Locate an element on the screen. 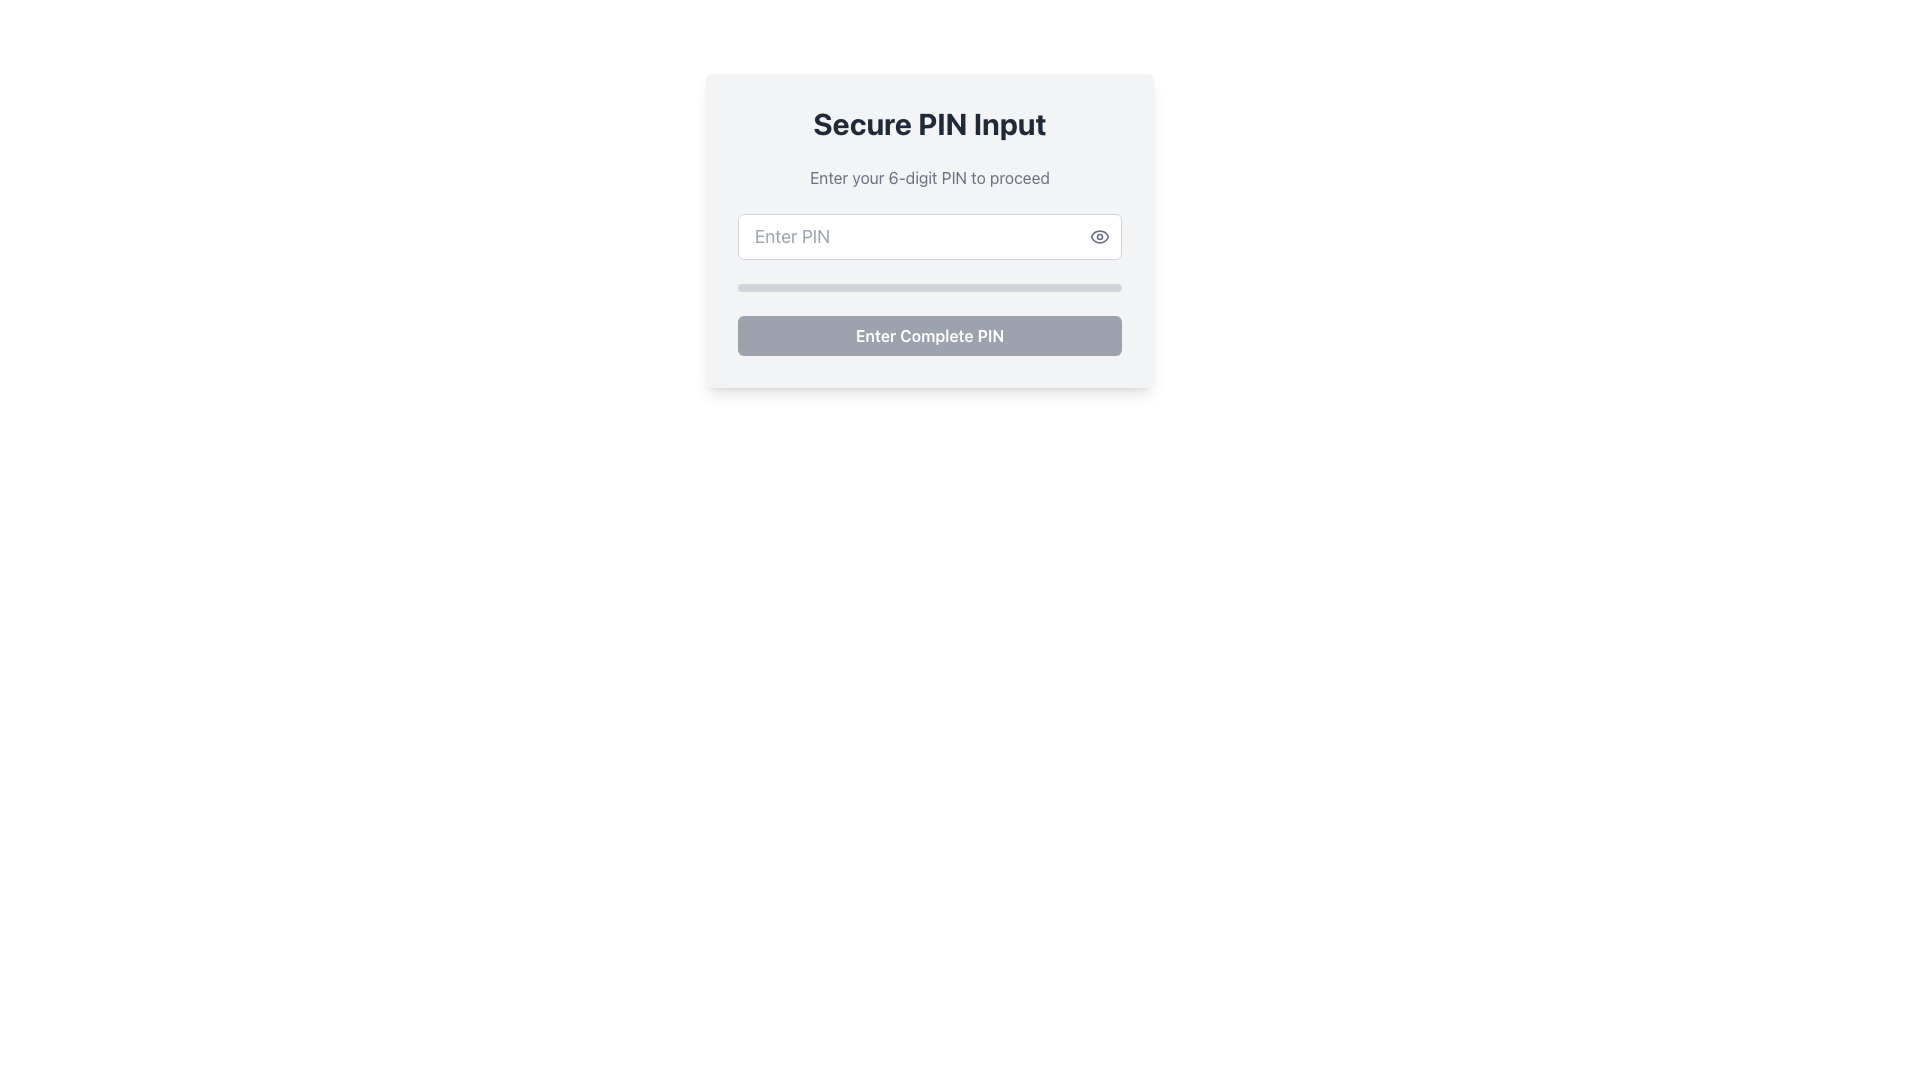  the horizontal rectangular progress bar with a light gray background and an indigo-colored segment indicating progress, located below the 'Enter PIN' text input box and above the 'Enter Complete PIN' button is located at coordinates (929, 288).